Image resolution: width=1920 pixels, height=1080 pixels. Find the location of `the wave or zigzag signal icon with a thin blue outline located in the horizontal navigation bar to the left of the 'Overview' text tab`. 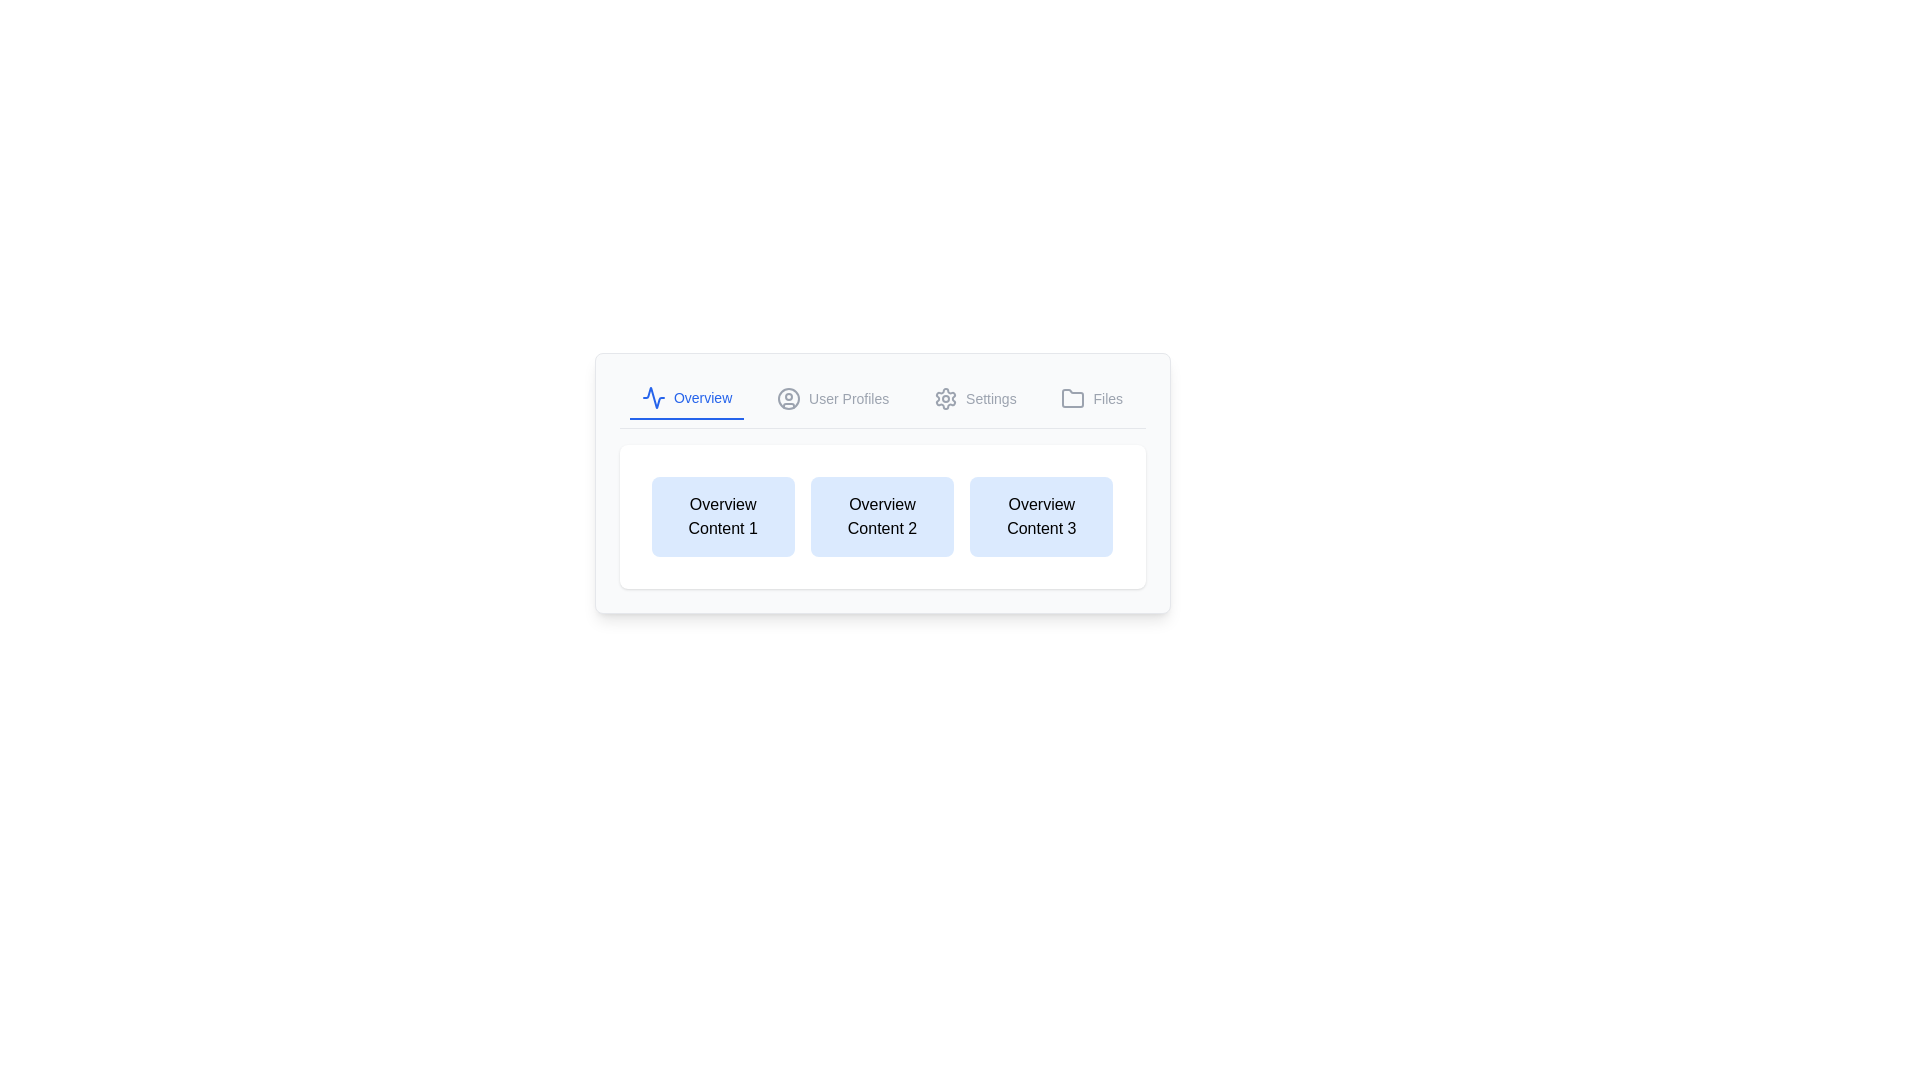

the wave or zigzag signal icon with a thin blue outline located in the horizontal navigation bar to the left of the 'Overview' text tab is located at coordinates (653, 397).